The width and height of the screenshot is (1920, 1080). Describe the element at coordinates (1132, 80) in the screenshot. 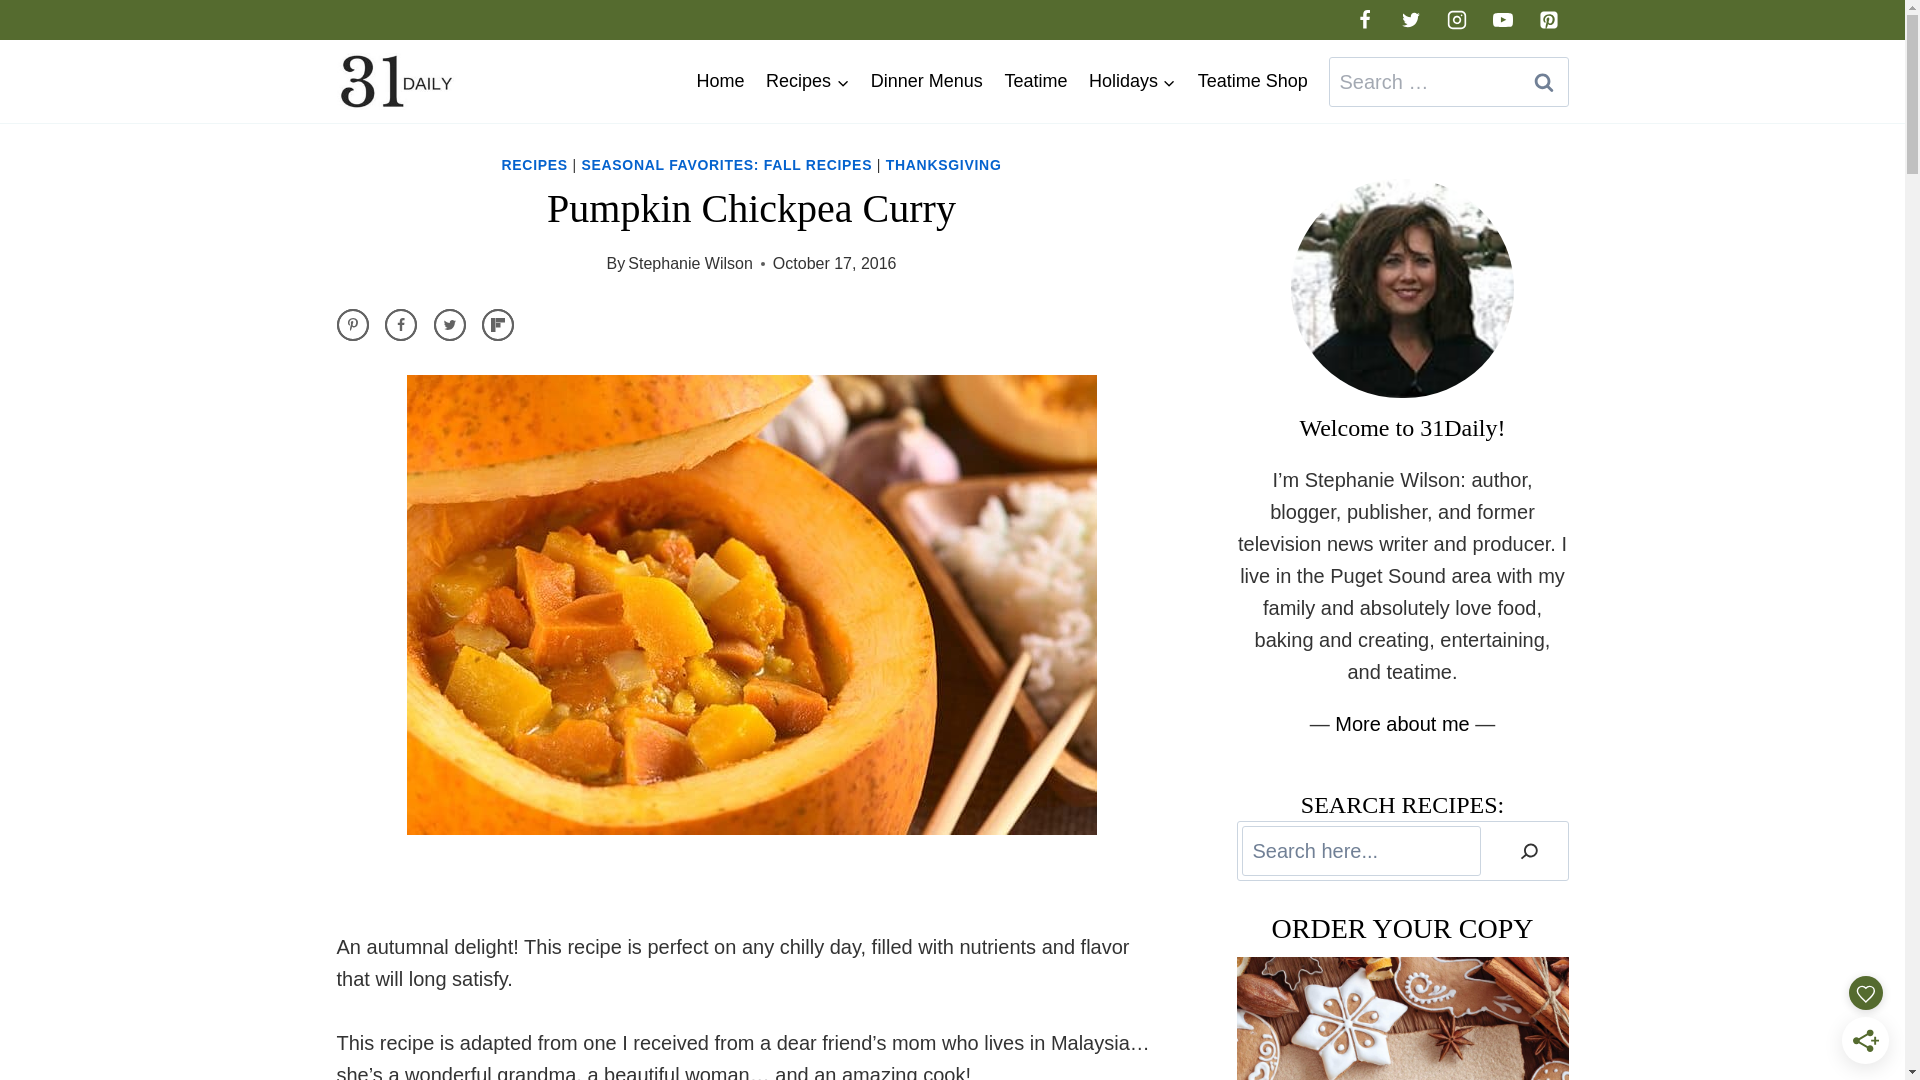

I see `'Holidays'` at that location.